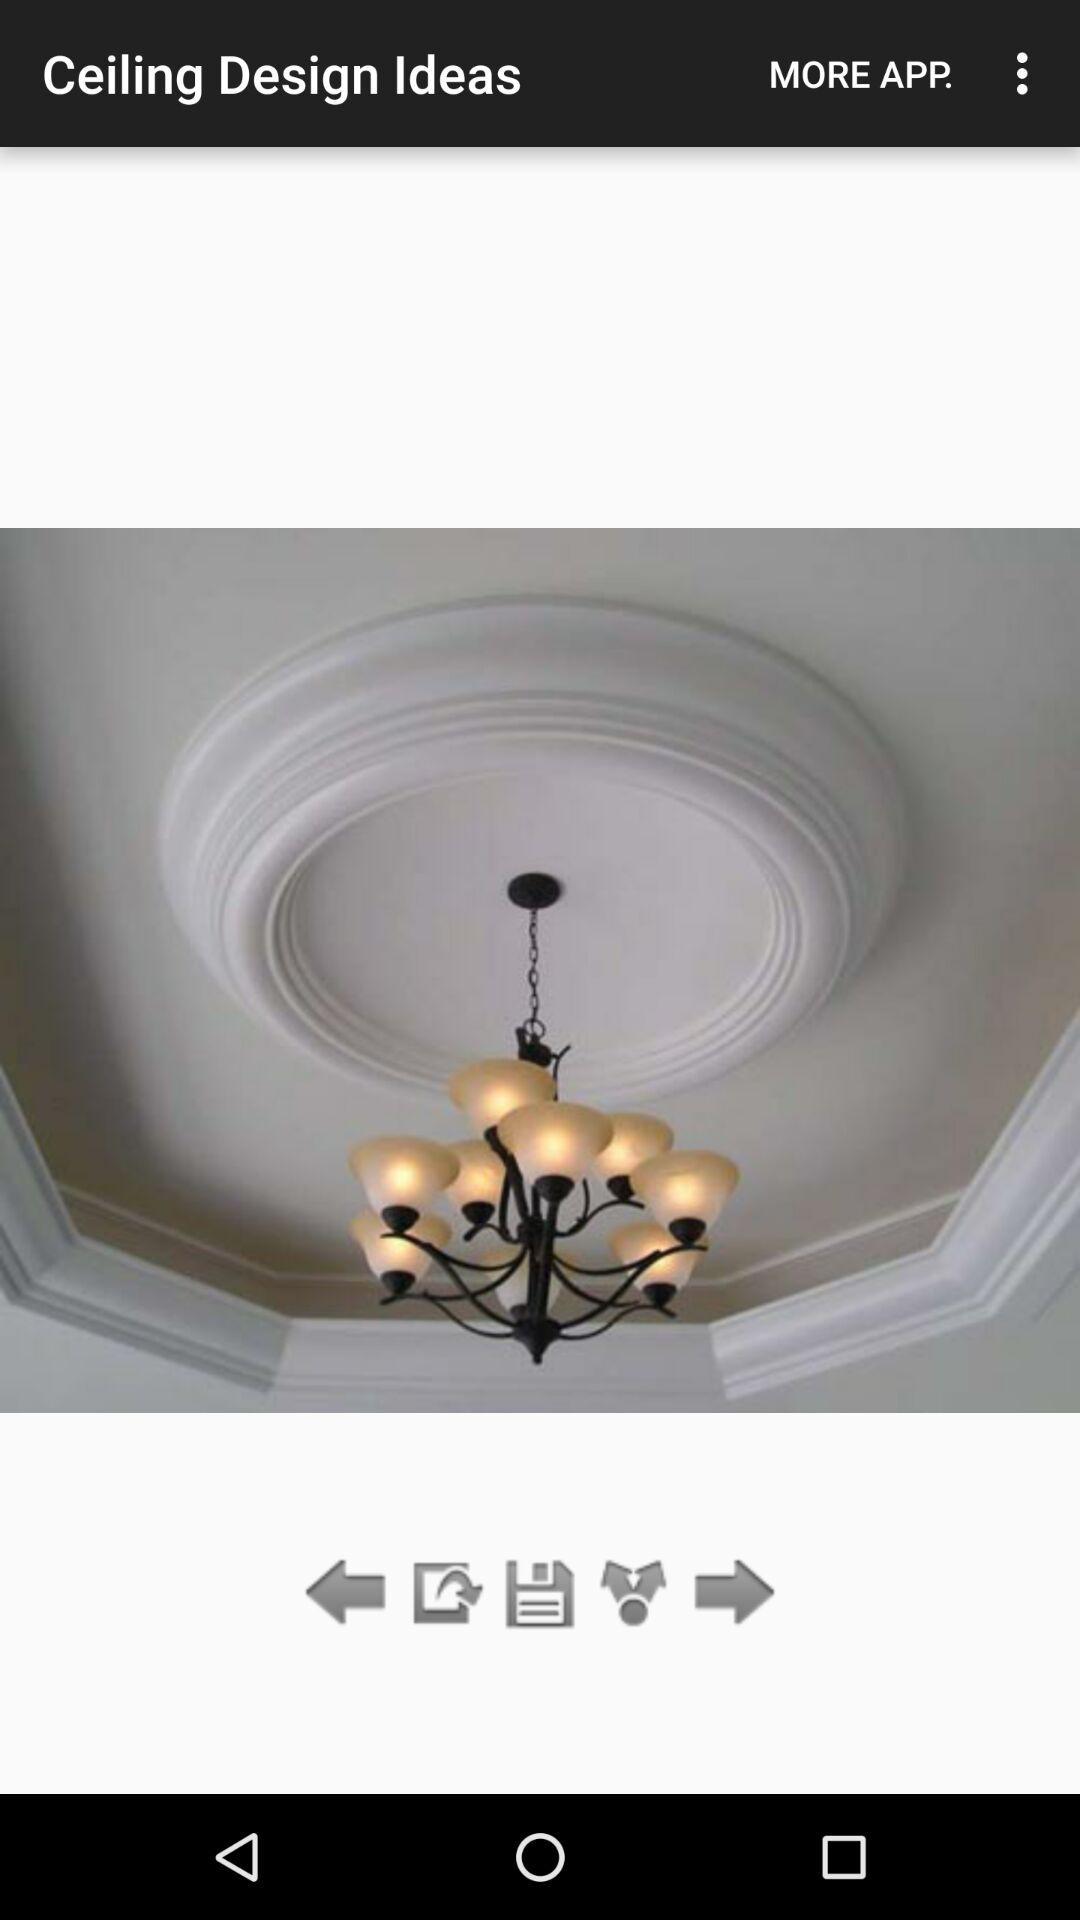 Image resolution: width=1080 pixels, height=1920 pixels. Describe the element at coordinates (444, 1593) in the screenshot. I see `the app below the ceiling design ideas icon` at that location.